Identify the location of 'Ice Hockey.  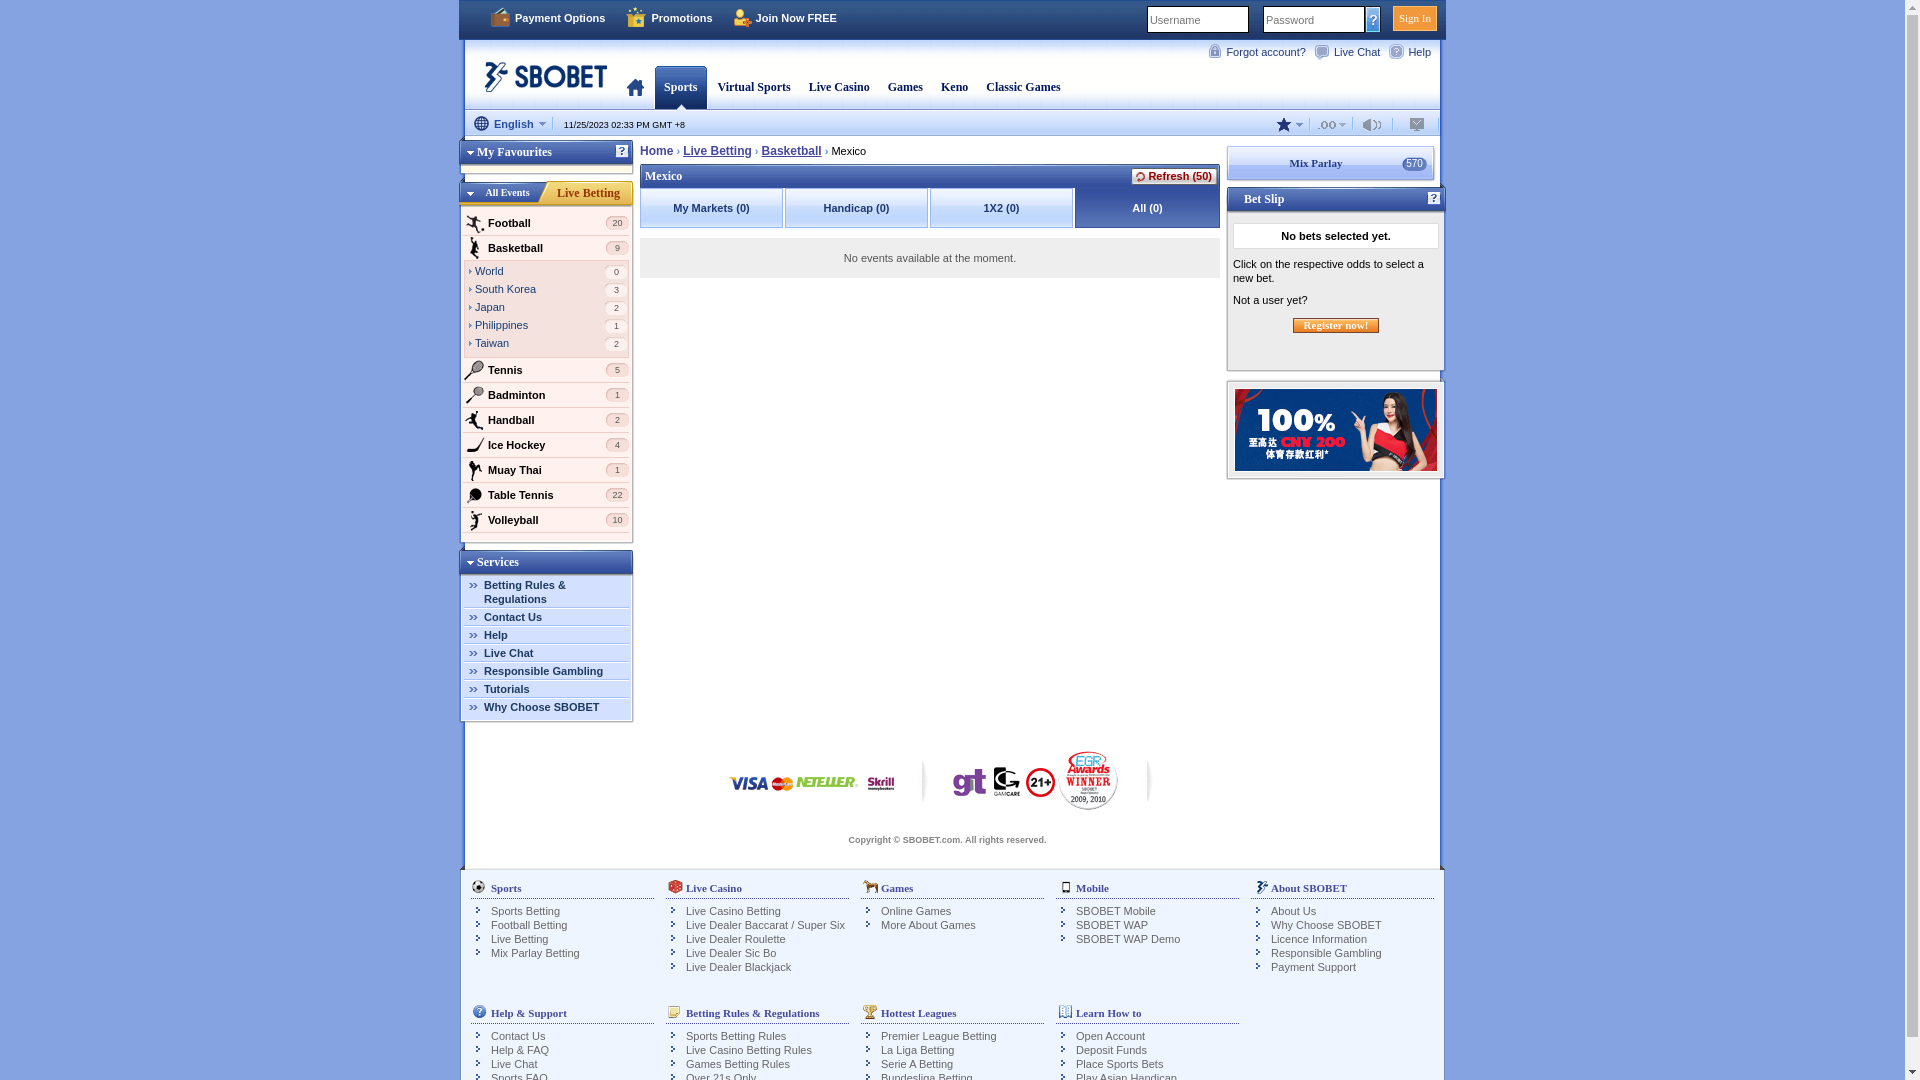
(546, 443).